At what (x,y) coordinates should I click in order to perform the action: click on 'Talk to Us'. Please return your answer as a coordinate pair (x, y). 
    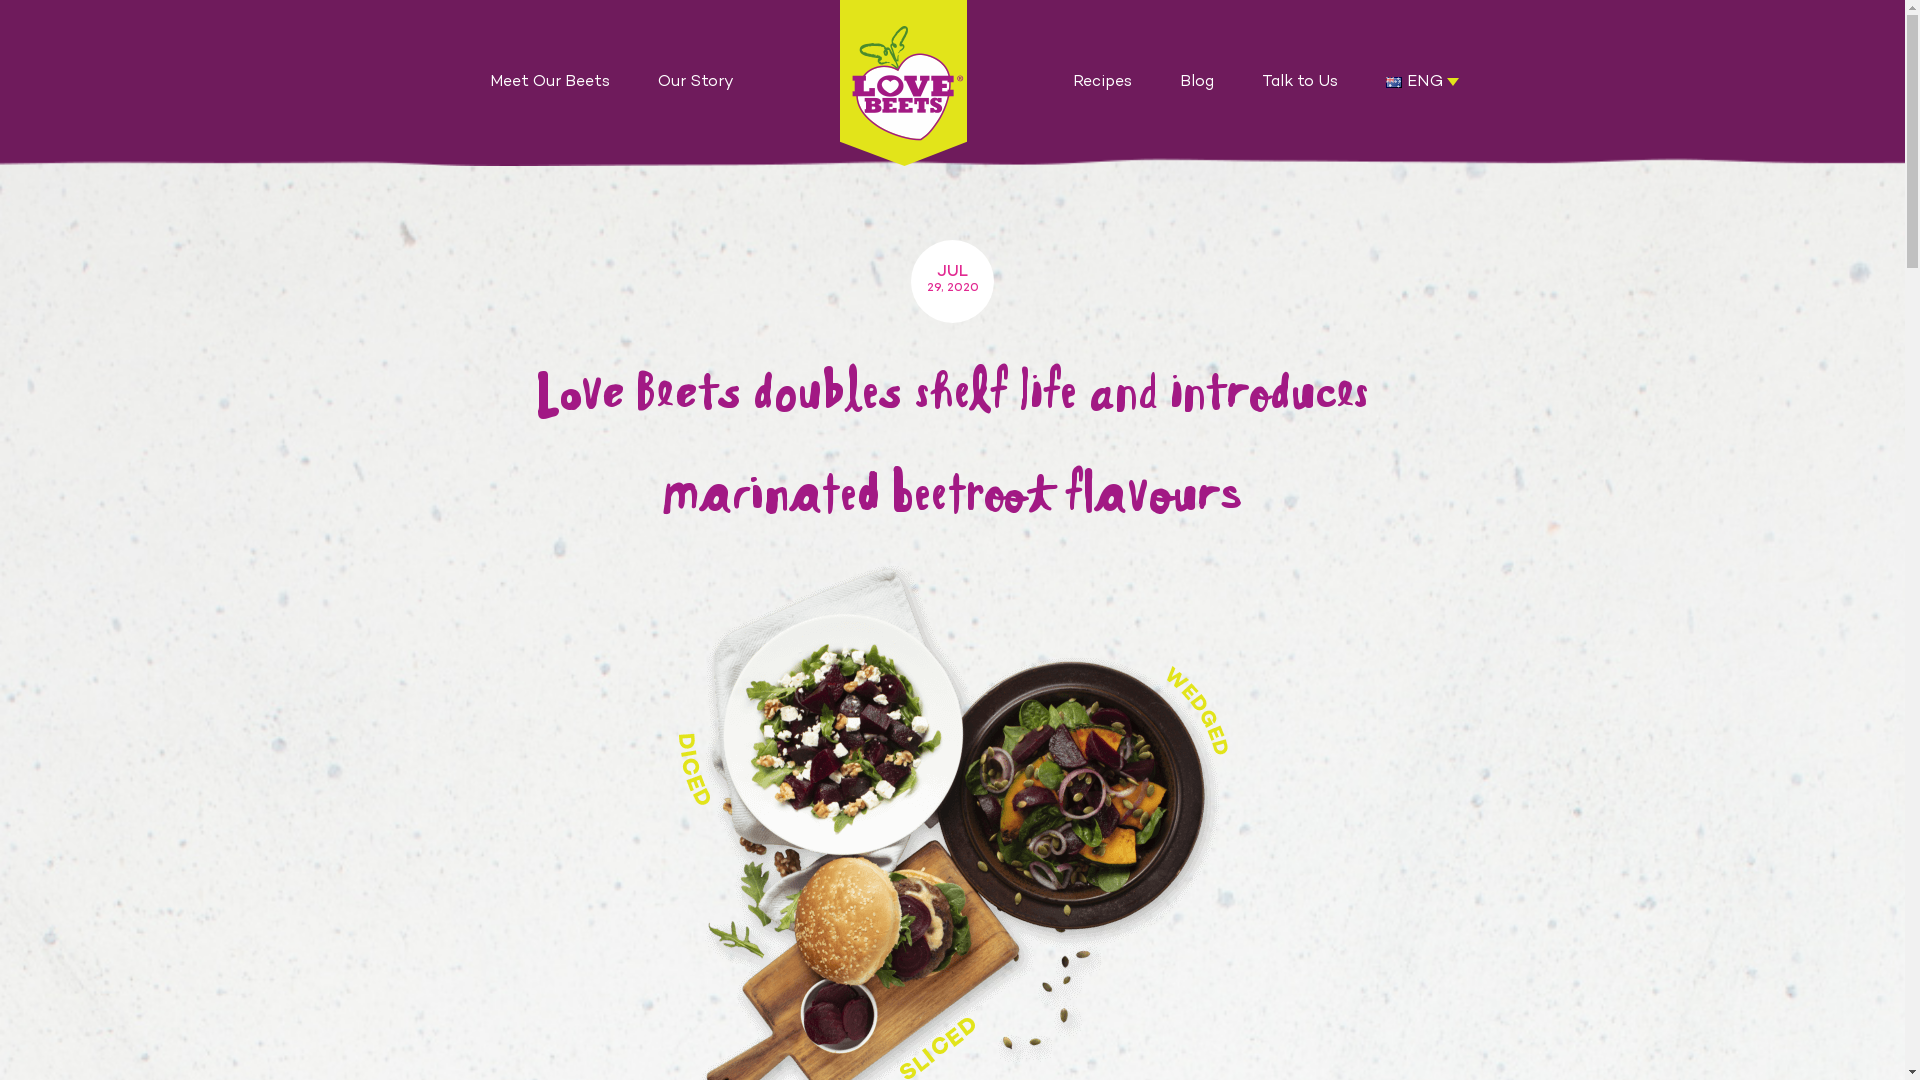
    Looking at the image, I should click on (1238, 82).